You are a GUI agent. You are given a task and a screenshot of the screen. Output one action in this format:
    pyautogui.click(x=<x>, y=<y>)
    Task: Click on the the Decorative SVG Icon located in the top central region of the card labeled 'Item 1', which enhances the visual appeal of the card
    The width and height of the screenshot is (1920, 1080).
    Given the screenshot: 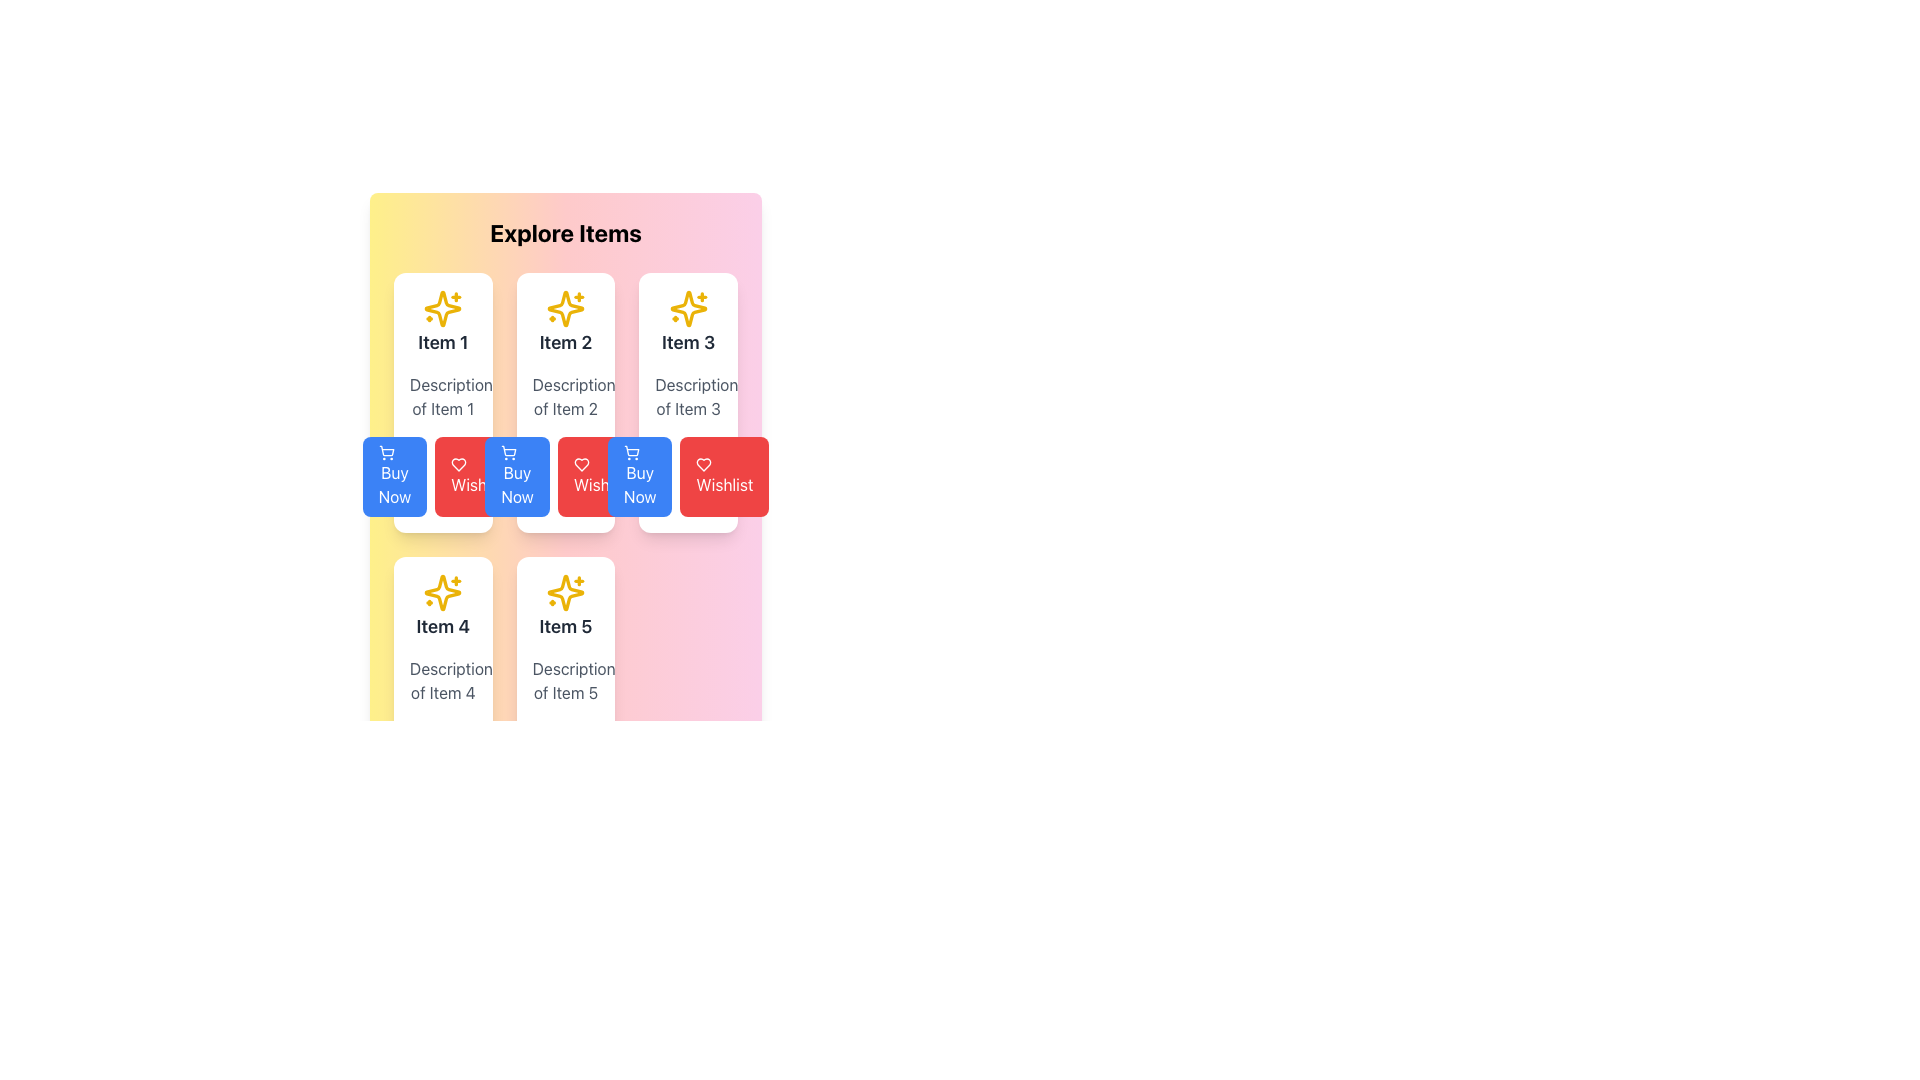 What is the action you would take?
    pyautogui.click(x=442, y=308)
    